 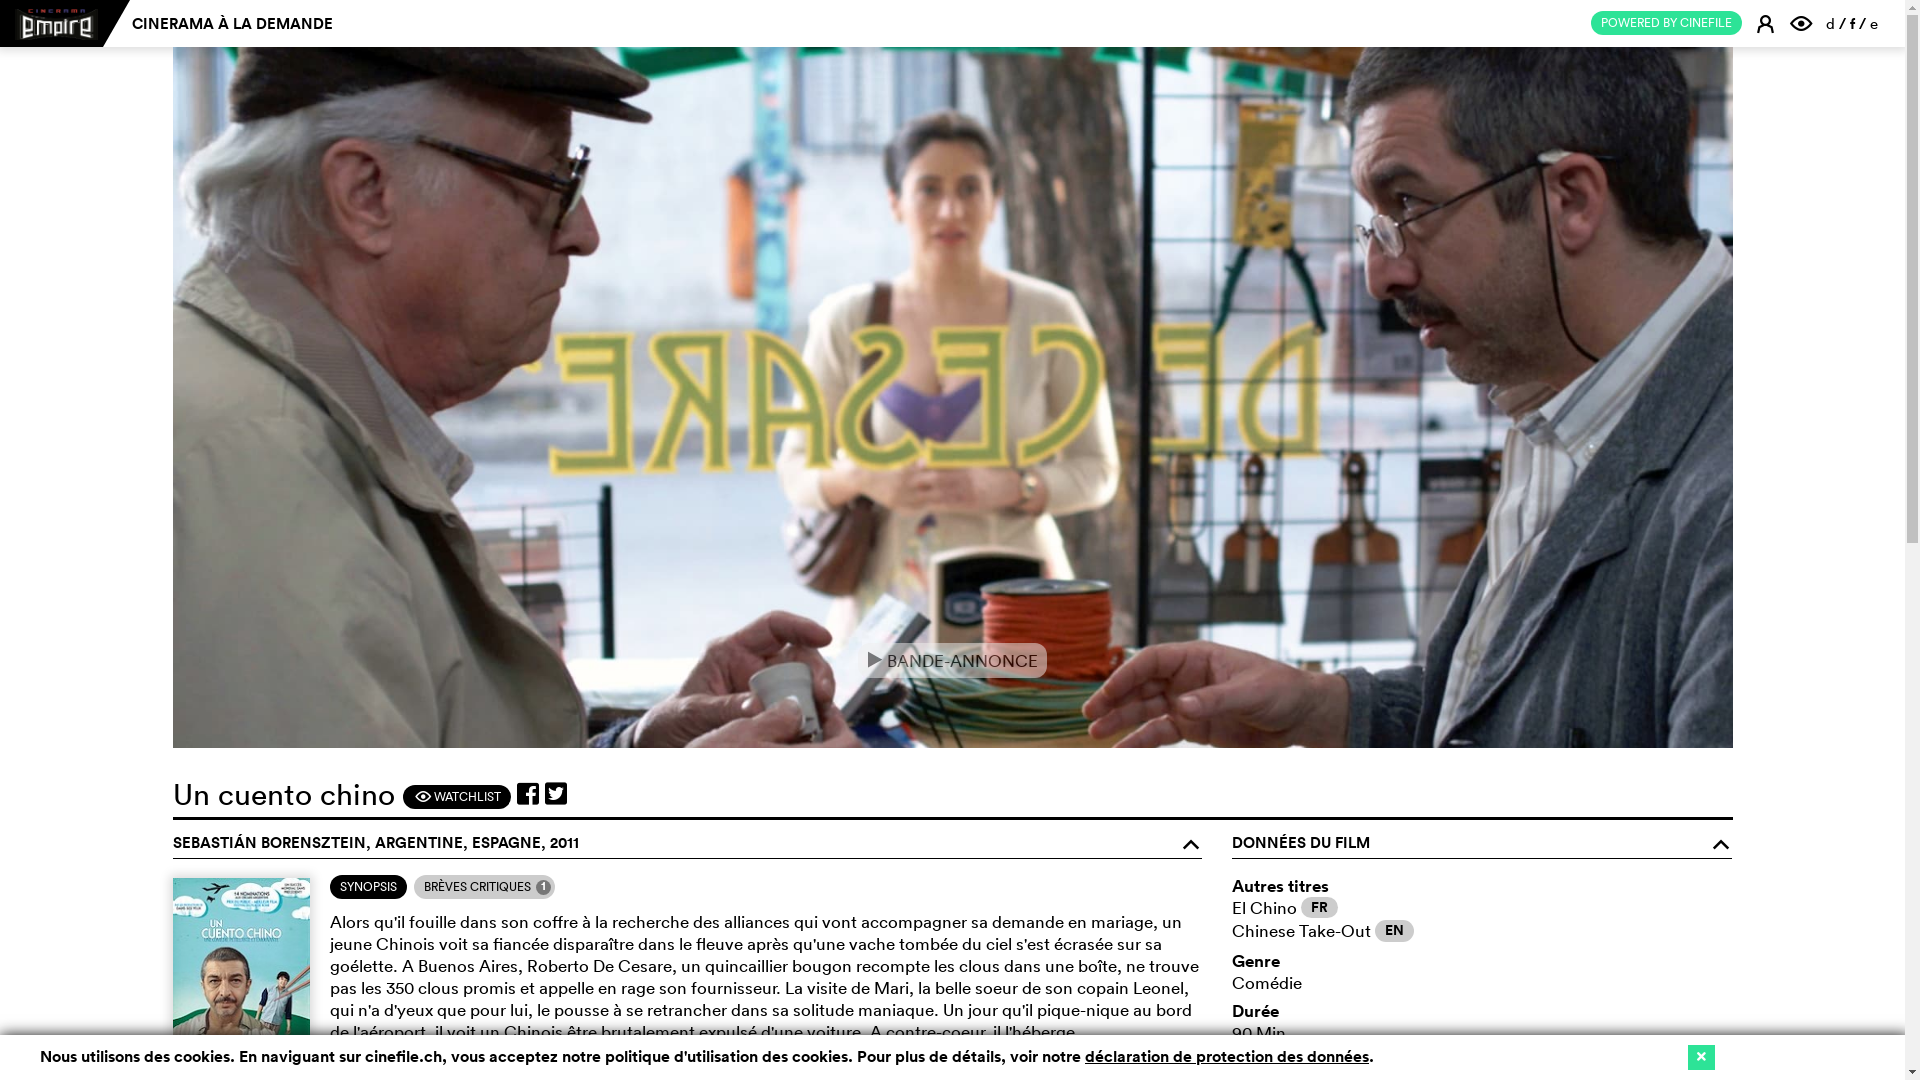 What do you see at coordinates (368, 885) in the screenshot?
I see `'SYNOPSIS'` at bounding box center [368, 885].